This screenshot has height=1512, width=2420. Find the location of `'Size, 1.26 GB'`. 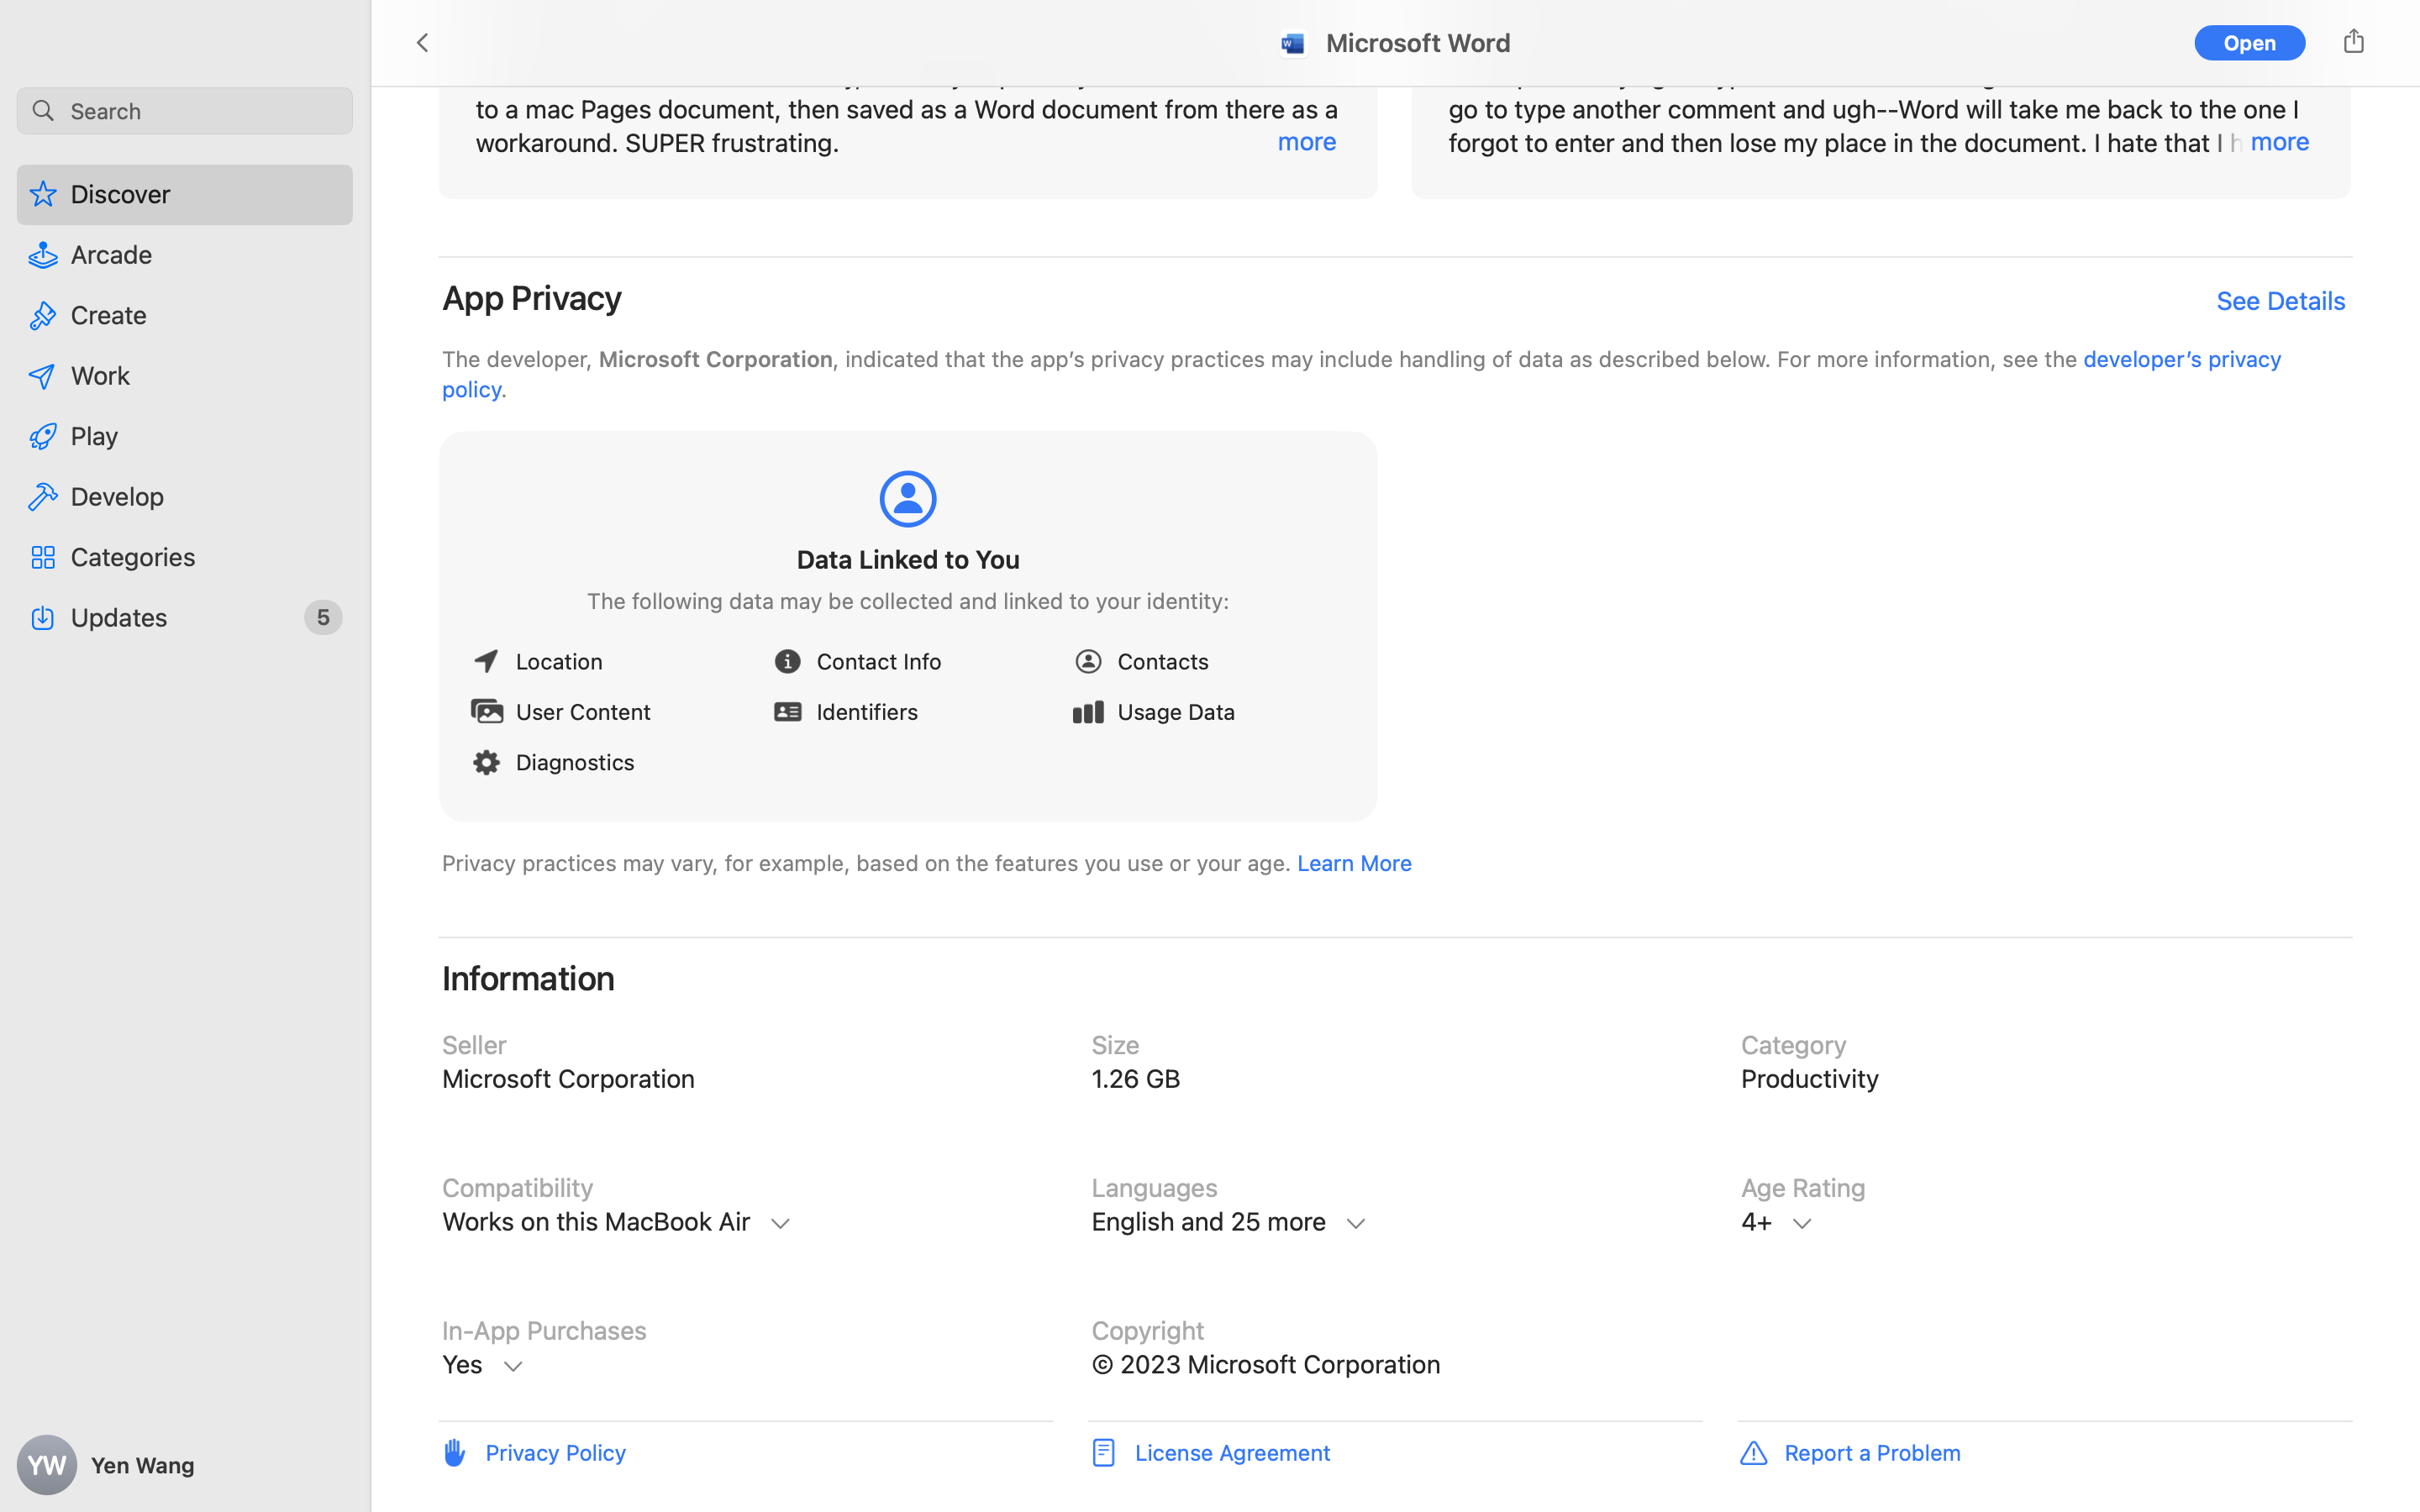

'Size, 1.26 GB' is located at coordinates (1395, 1079).